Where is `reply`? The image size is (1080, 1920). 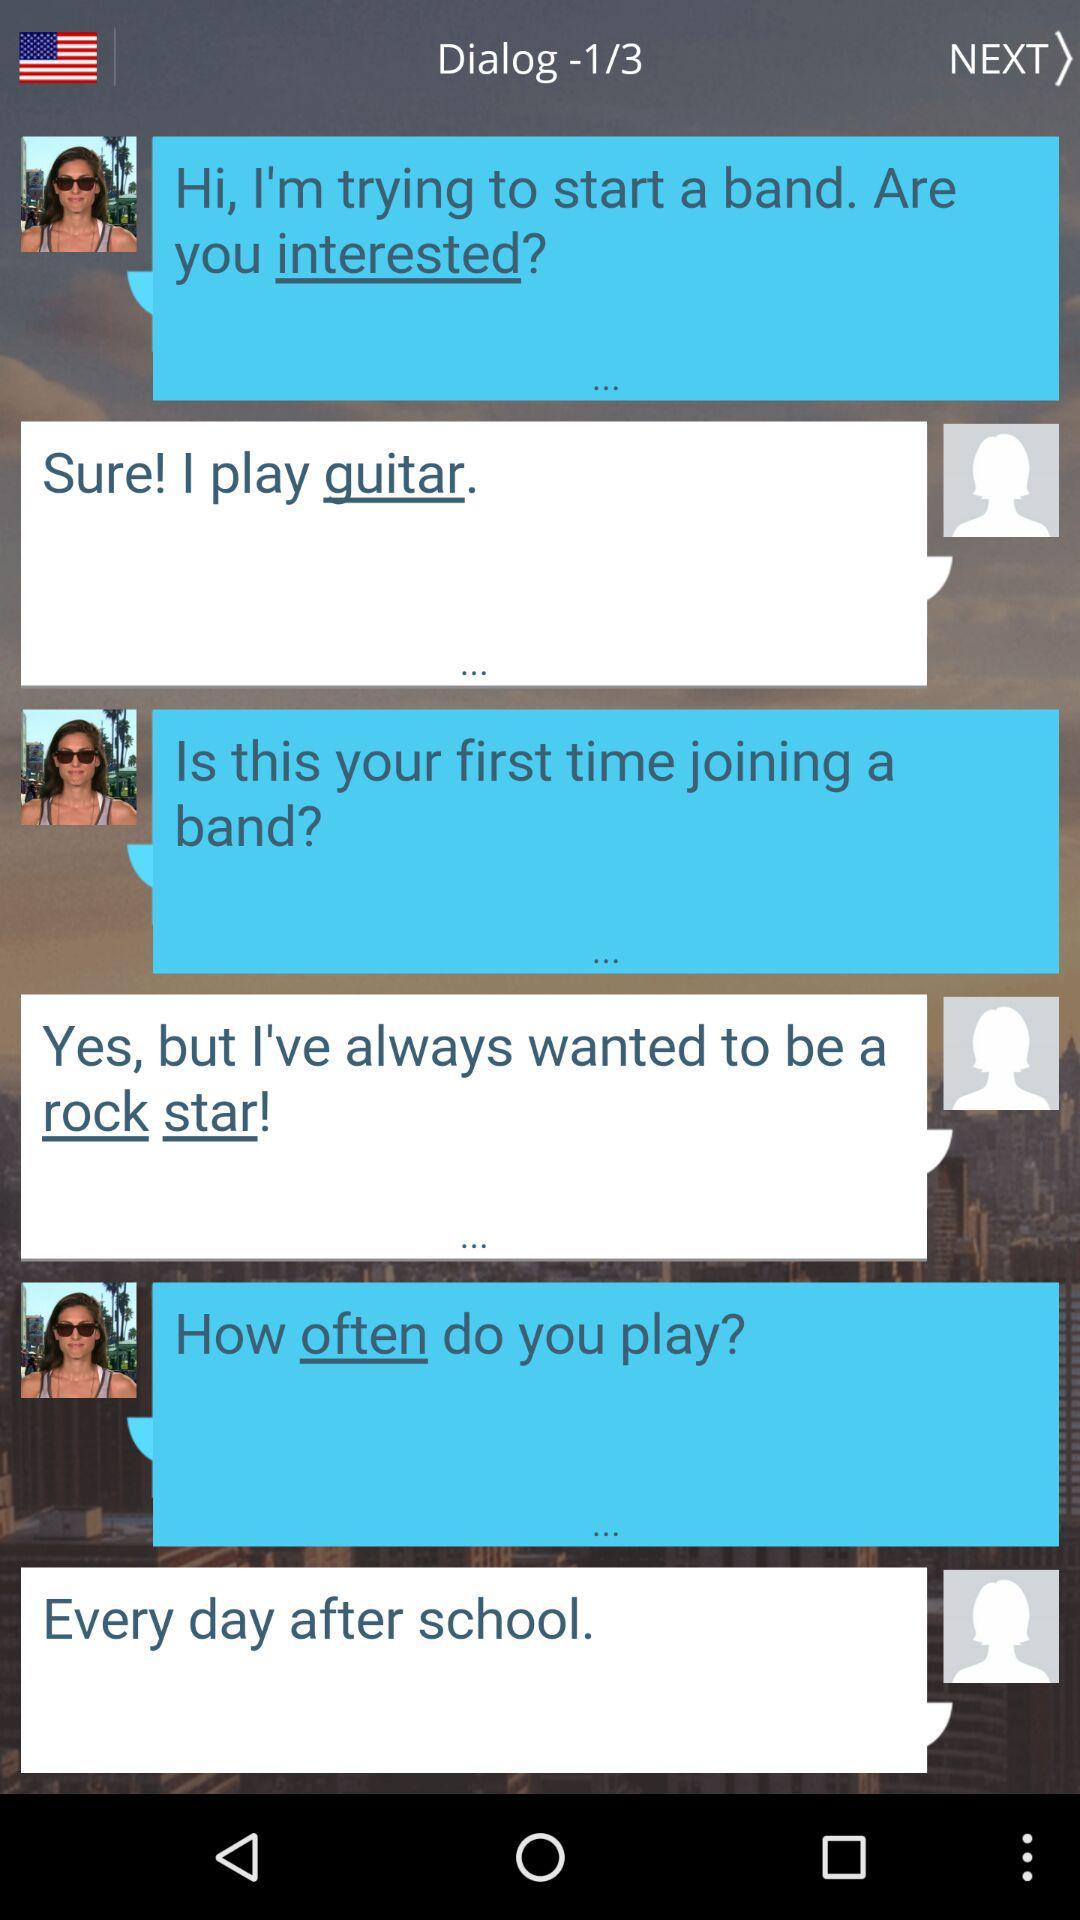
reply is located at coordinates (474, 529).